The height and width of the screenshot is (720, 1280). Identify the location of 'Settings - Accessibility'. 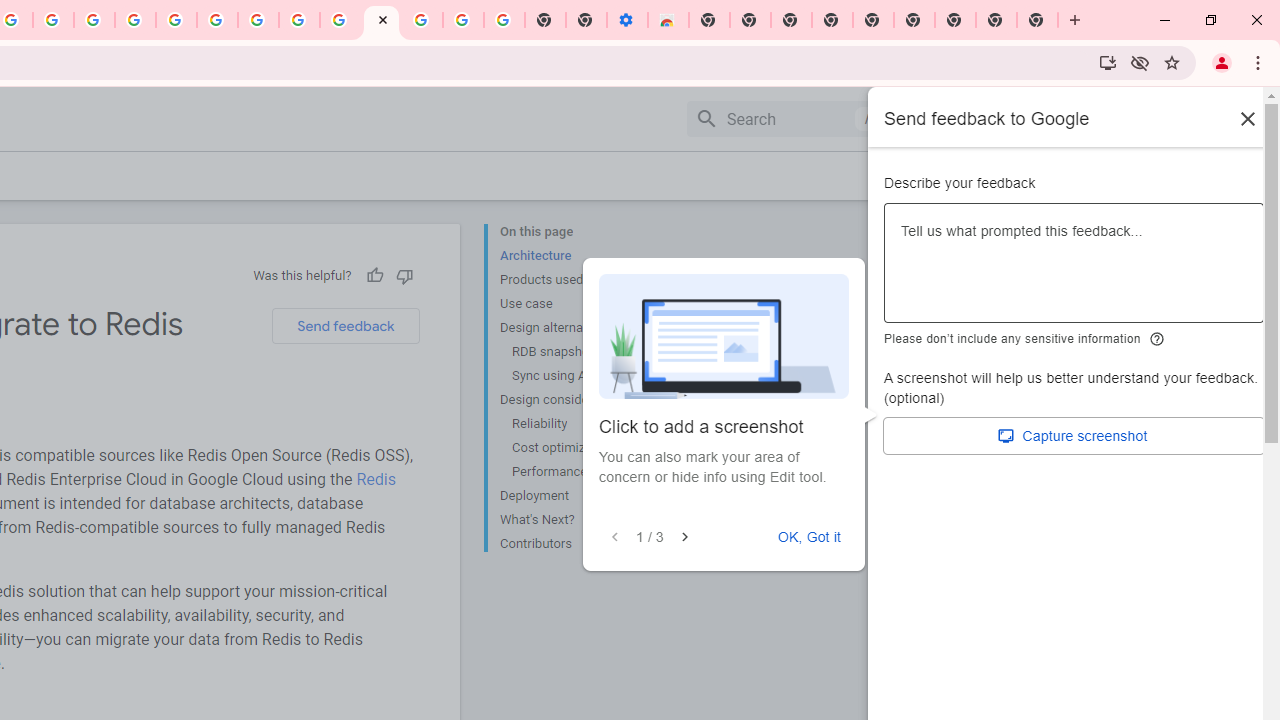
(626, 20).